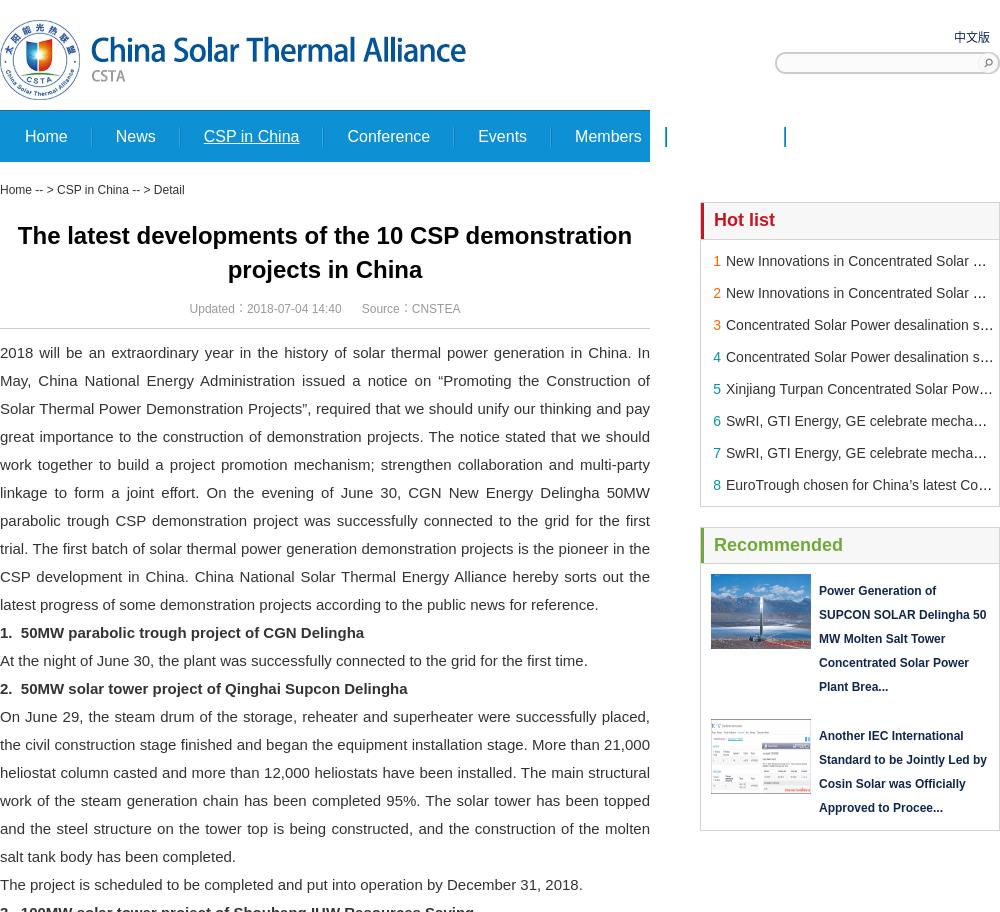  Describe the element at coordinates (716, 355) in the screenshot. I see `'4'` at that location.